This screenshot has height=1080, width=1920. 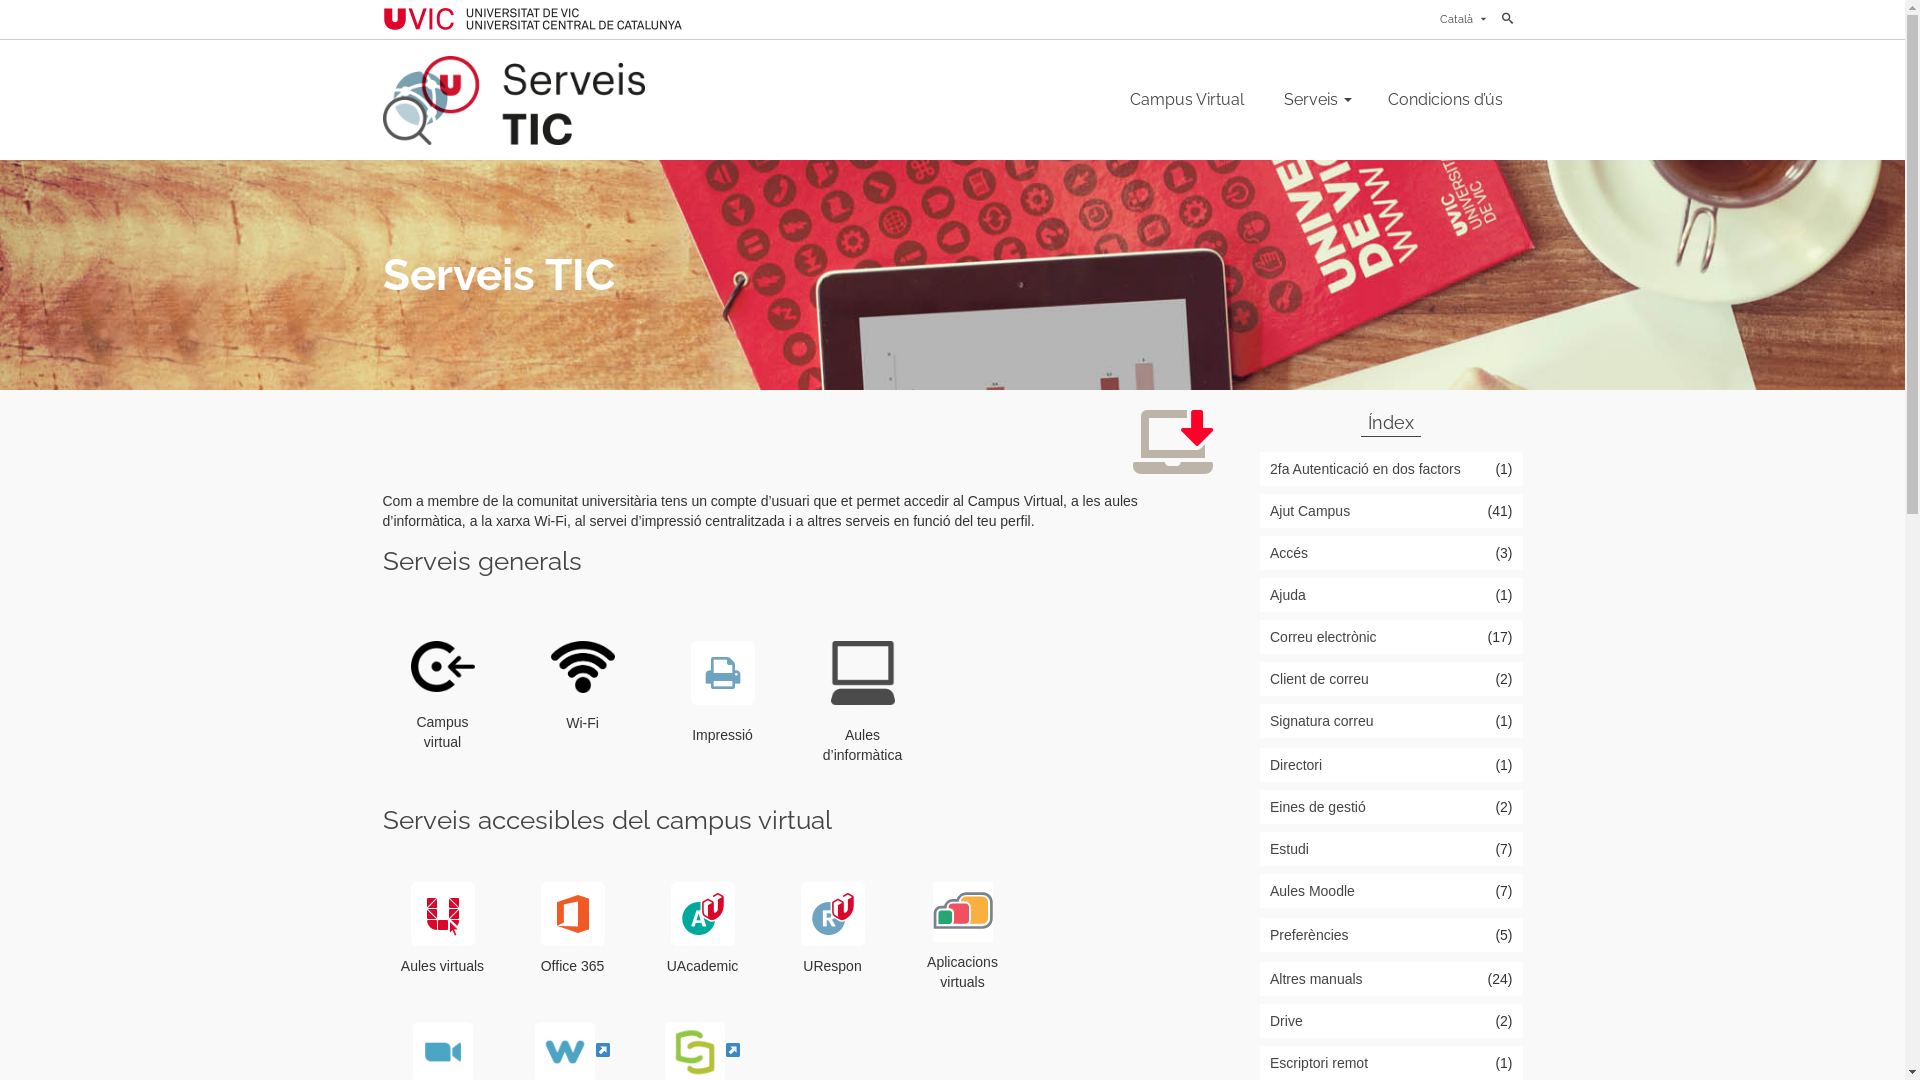 I want to click on 'Directori', so click(x=1390, y=764).